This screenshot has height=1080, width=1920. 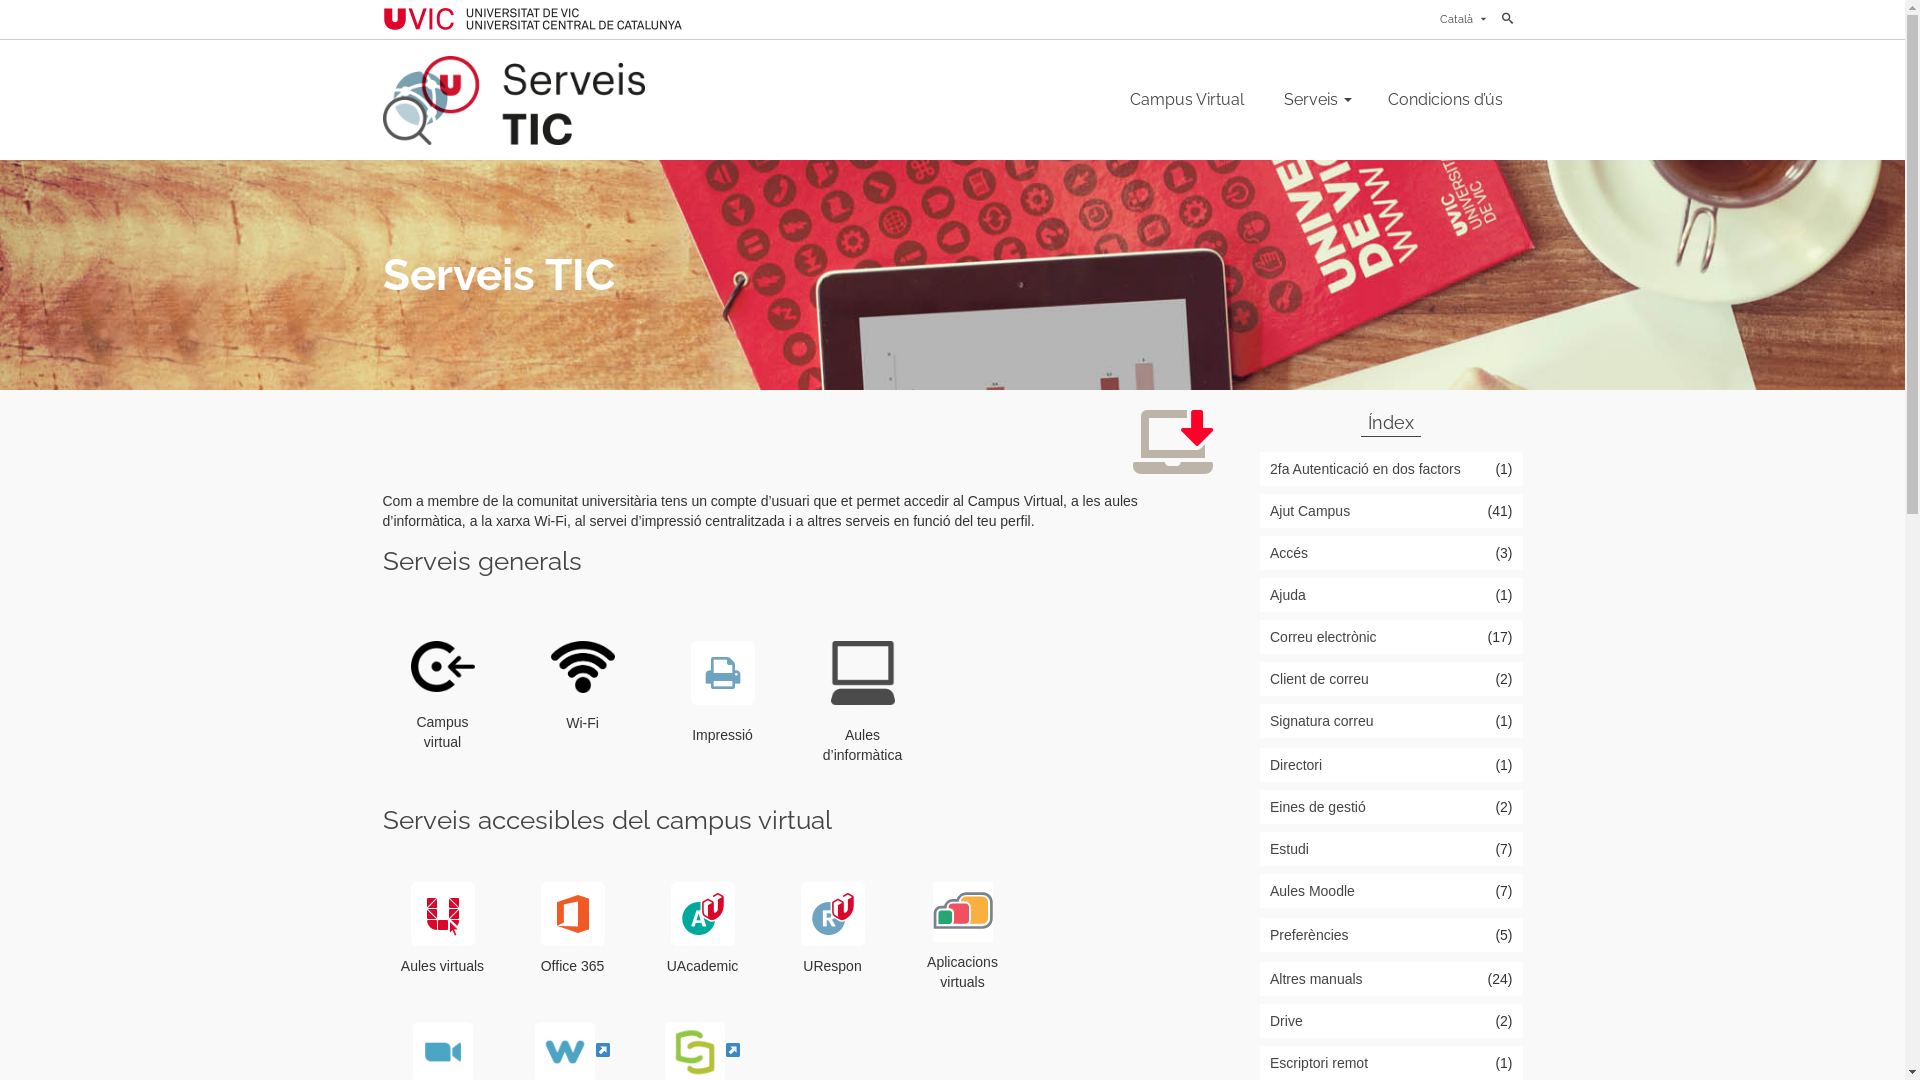 I want to click on 'Directori', so click(x=1390, y=764).